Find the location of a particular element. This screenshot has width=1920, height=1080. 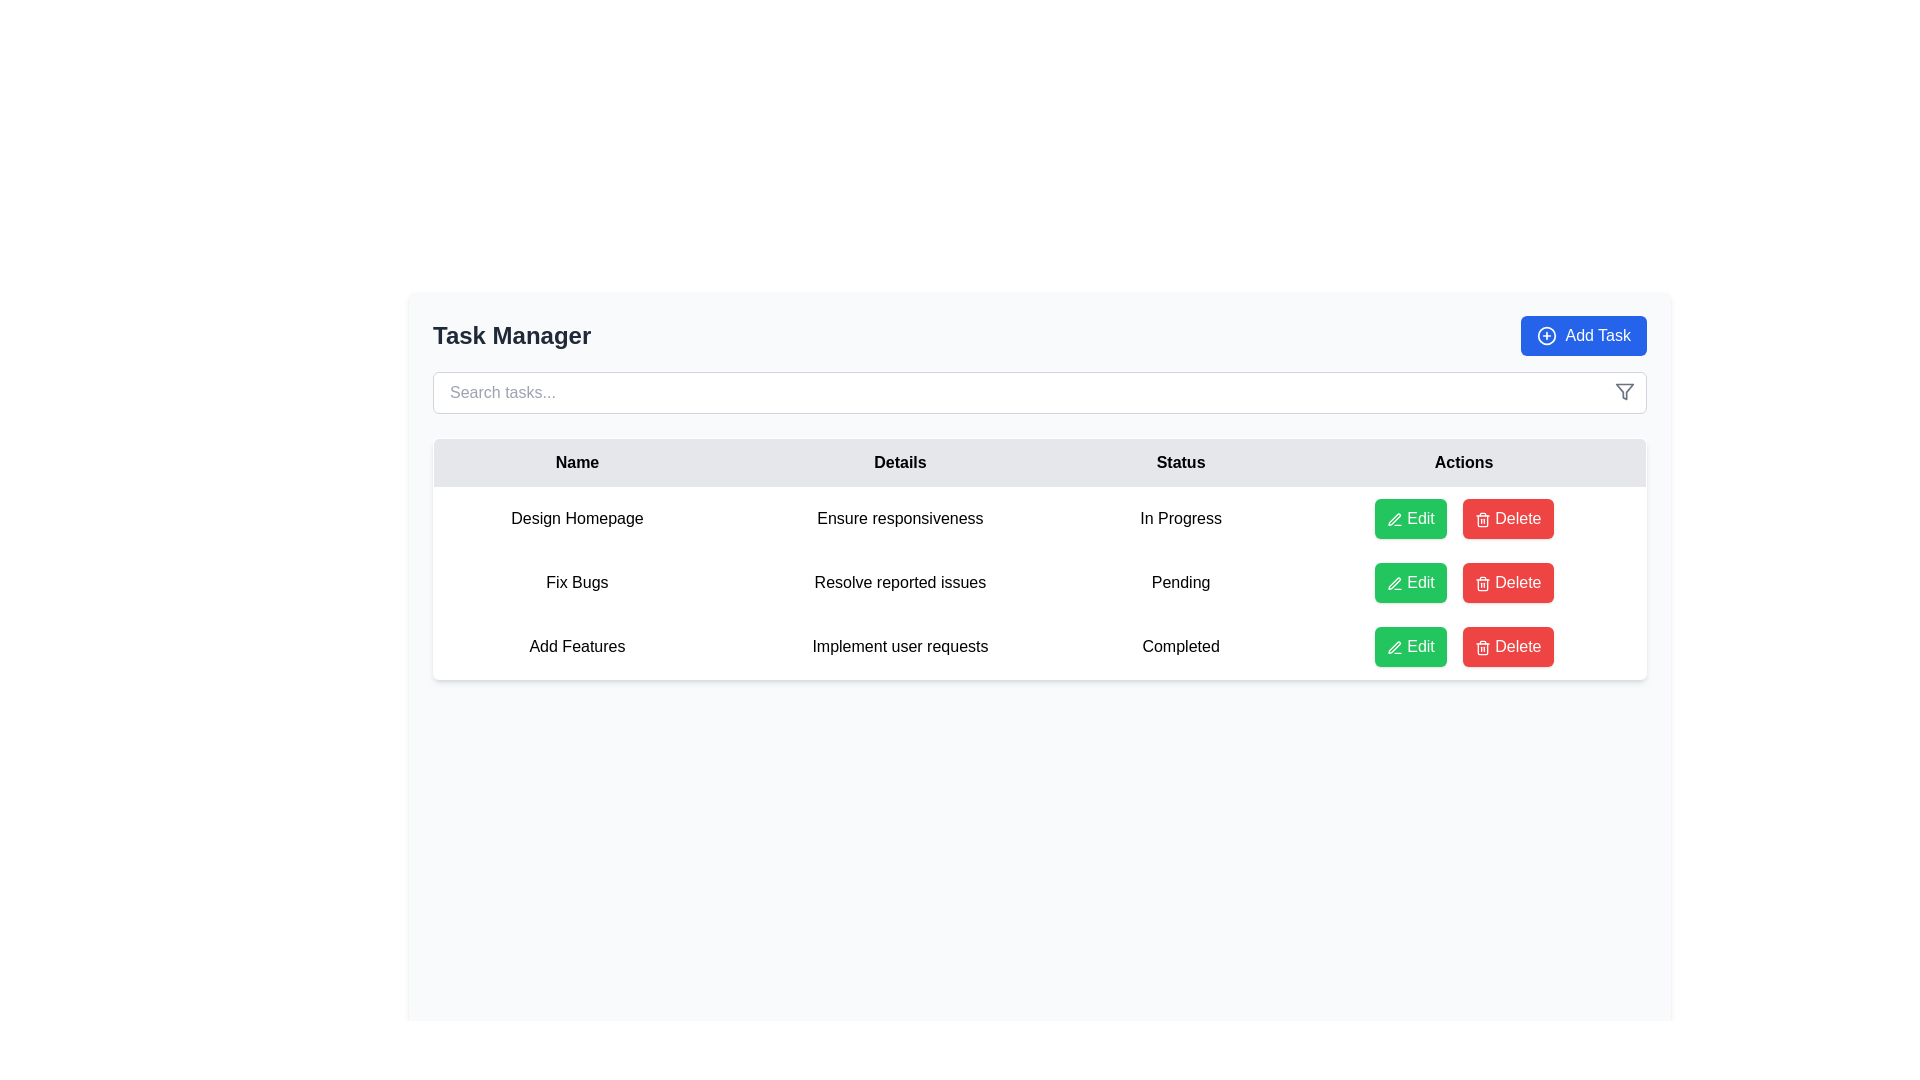

'Task Manager' header text, which is displayed in large, bold, dark gray letters at the top left corner of the interface is located at coordinates (512, 334).